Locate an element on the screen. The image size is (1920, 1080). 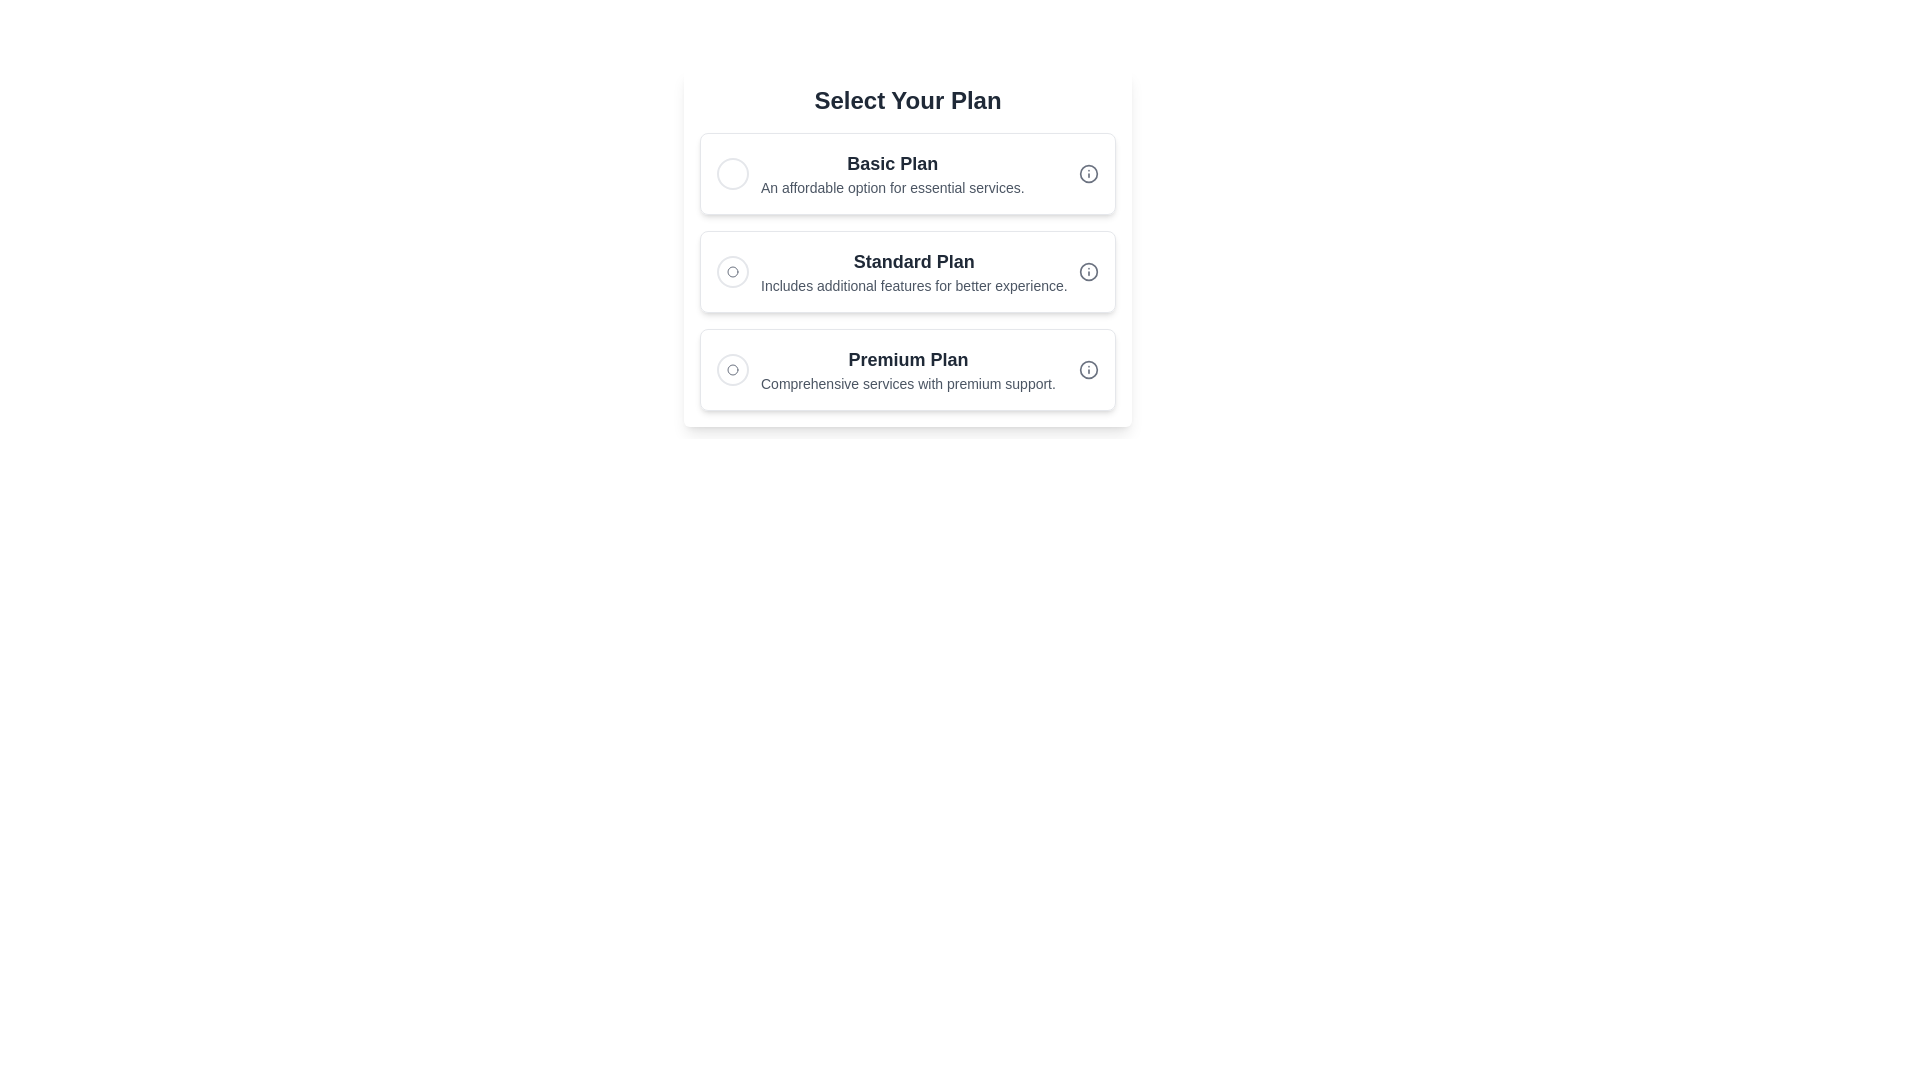
the 'Premium Plan' selectable option, which includes a radio button and descriptive text, located below the 'Standard Plan' in the vertical selection list is located at coordinates (907, 370).